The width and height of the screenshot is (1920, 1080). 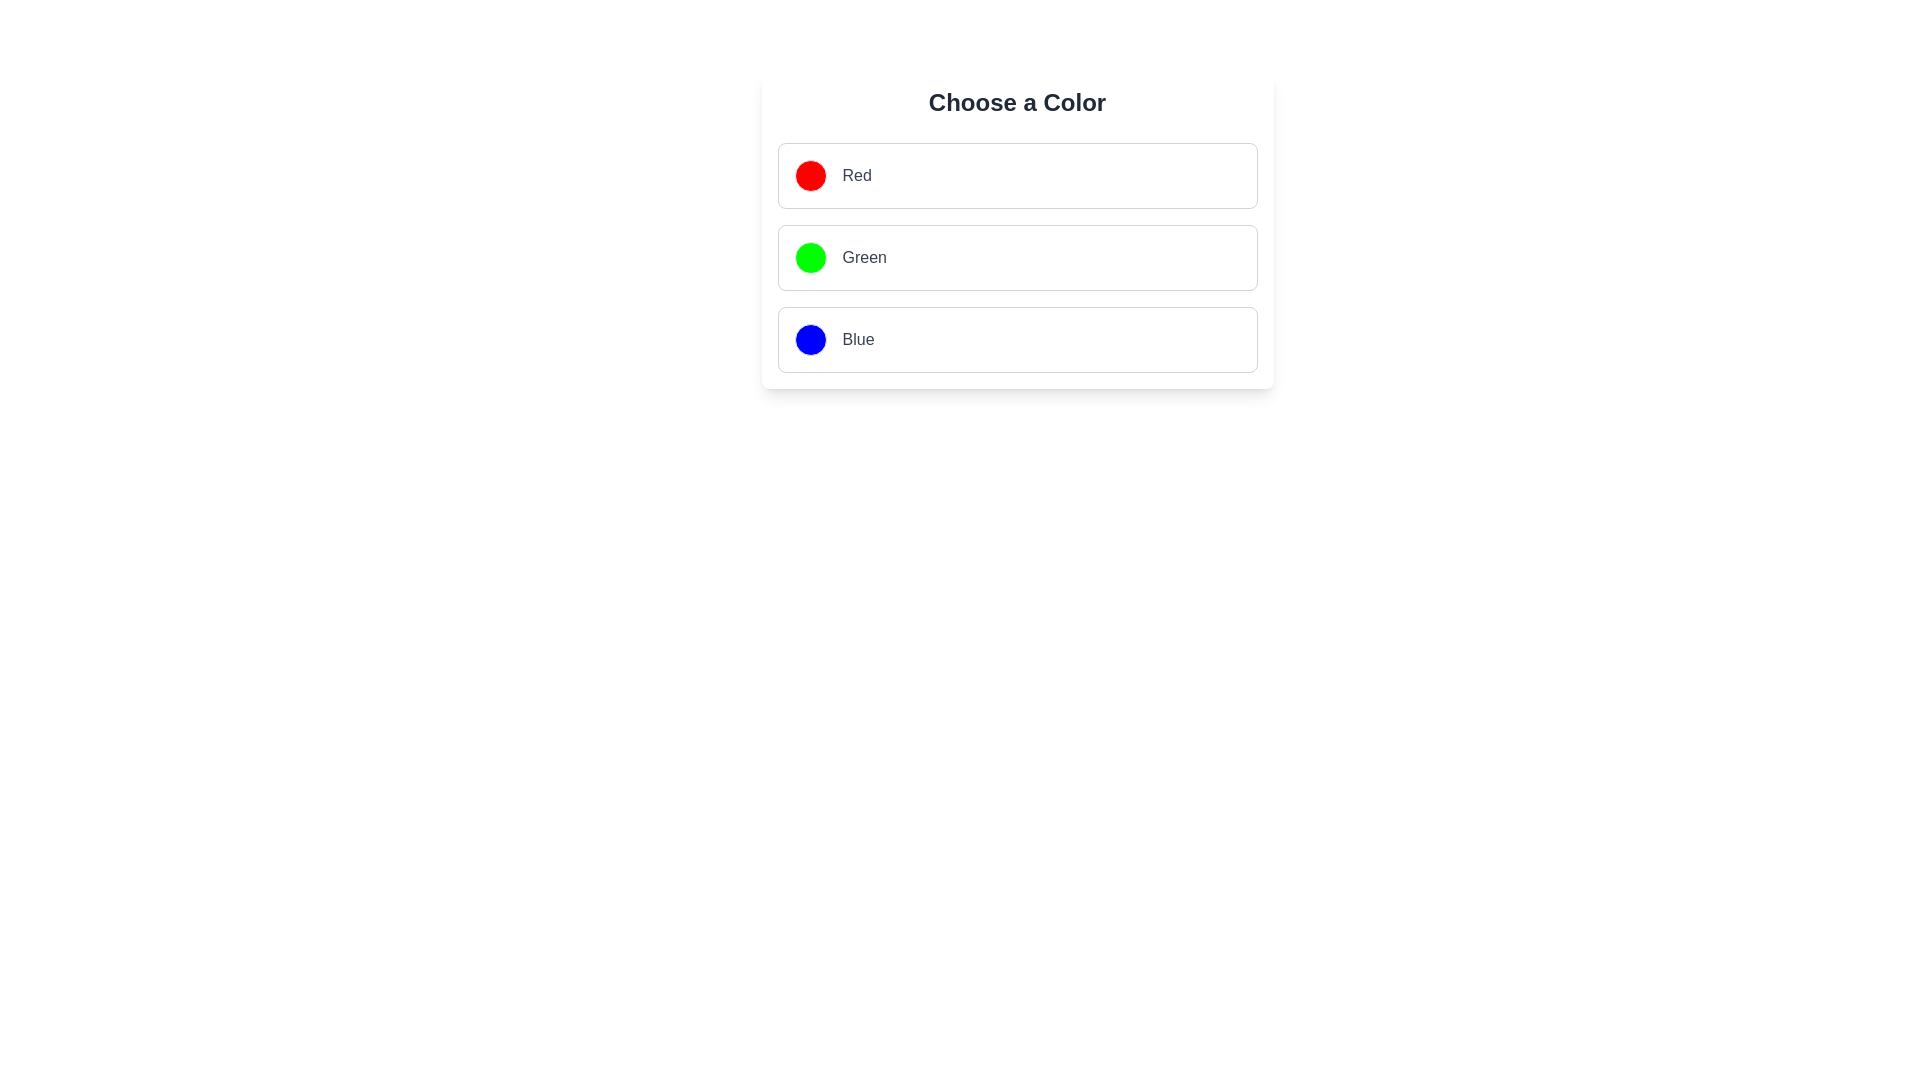 What do you see at coordinates (1017, 257) in the screenshot?
I see `the 'Green' radio button in the 'Choose a Color' radiogroup` at bounding box center [1017, 257].